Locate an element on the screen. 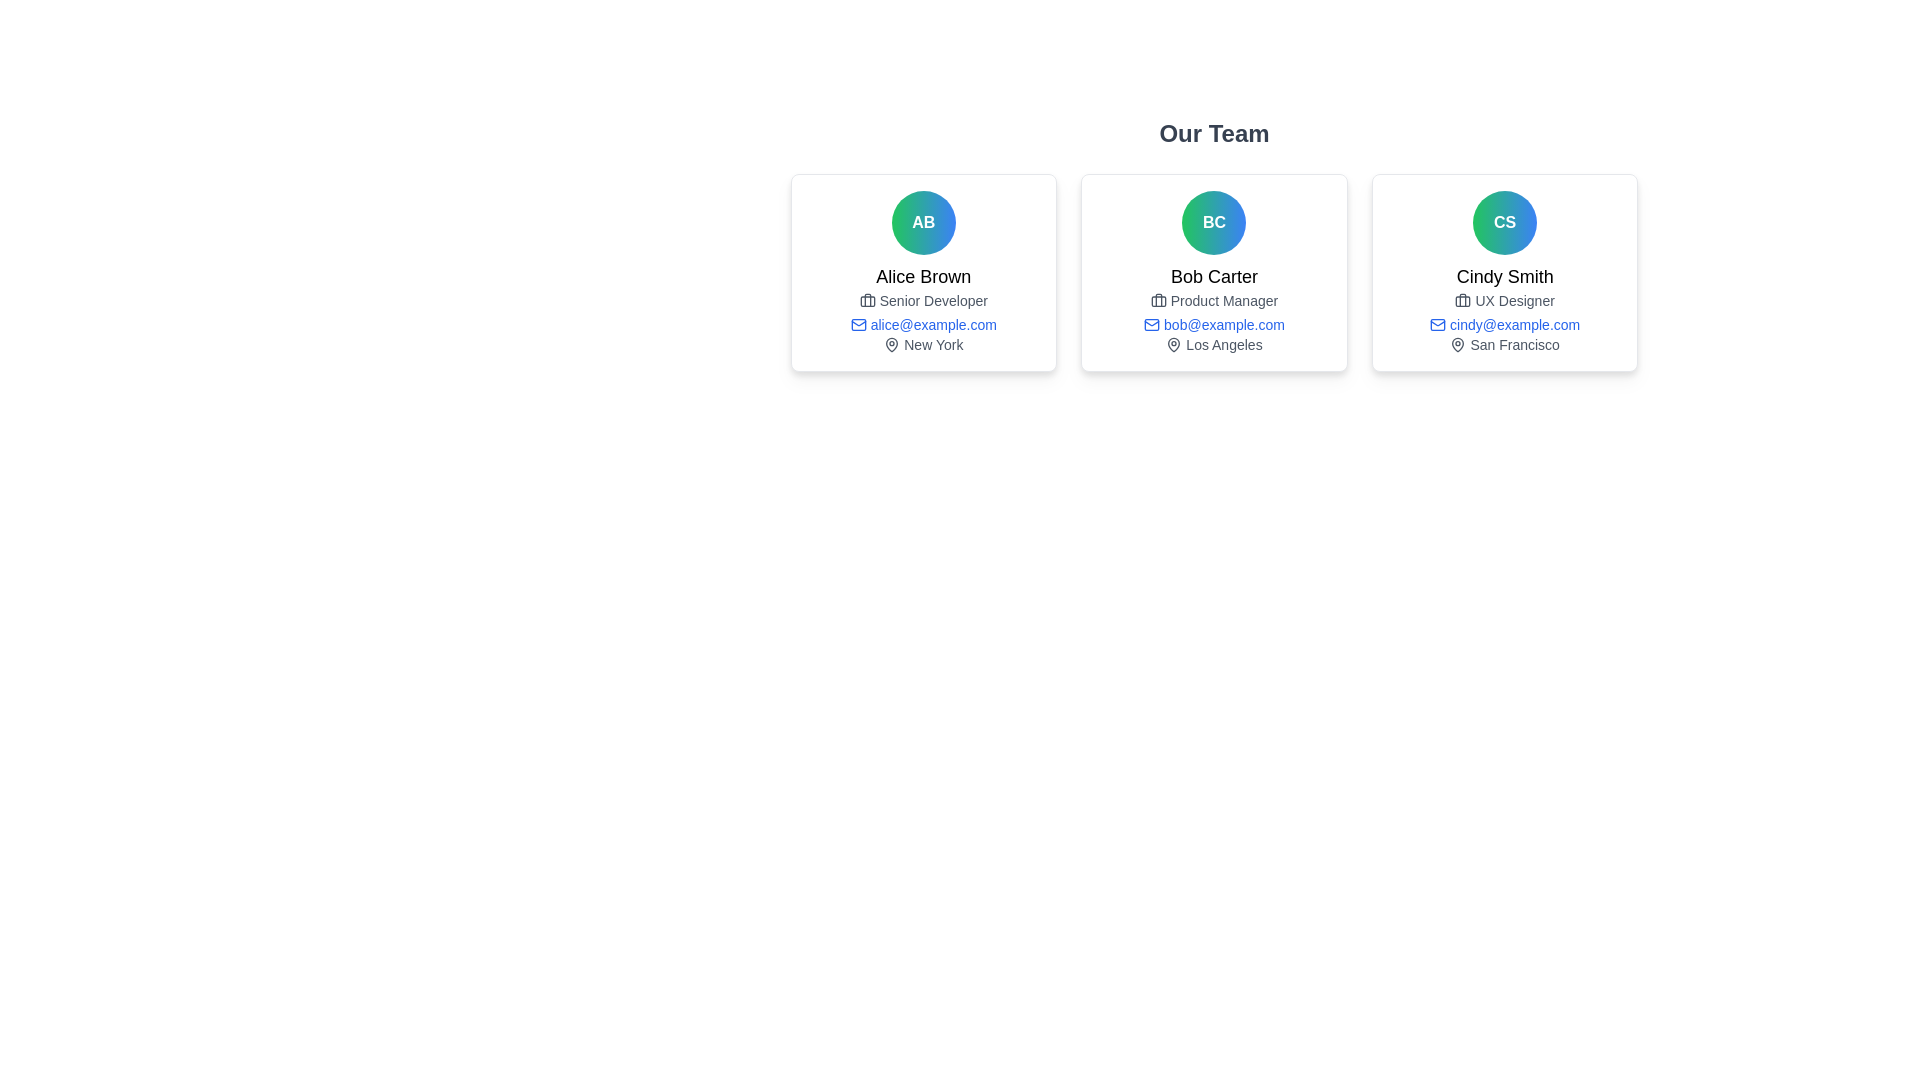 The image size is (1920, 1080). the circular profile badge for 'Alice Brown', located at the top-center of the leftmost profile card is located at coordinates (922, 223).